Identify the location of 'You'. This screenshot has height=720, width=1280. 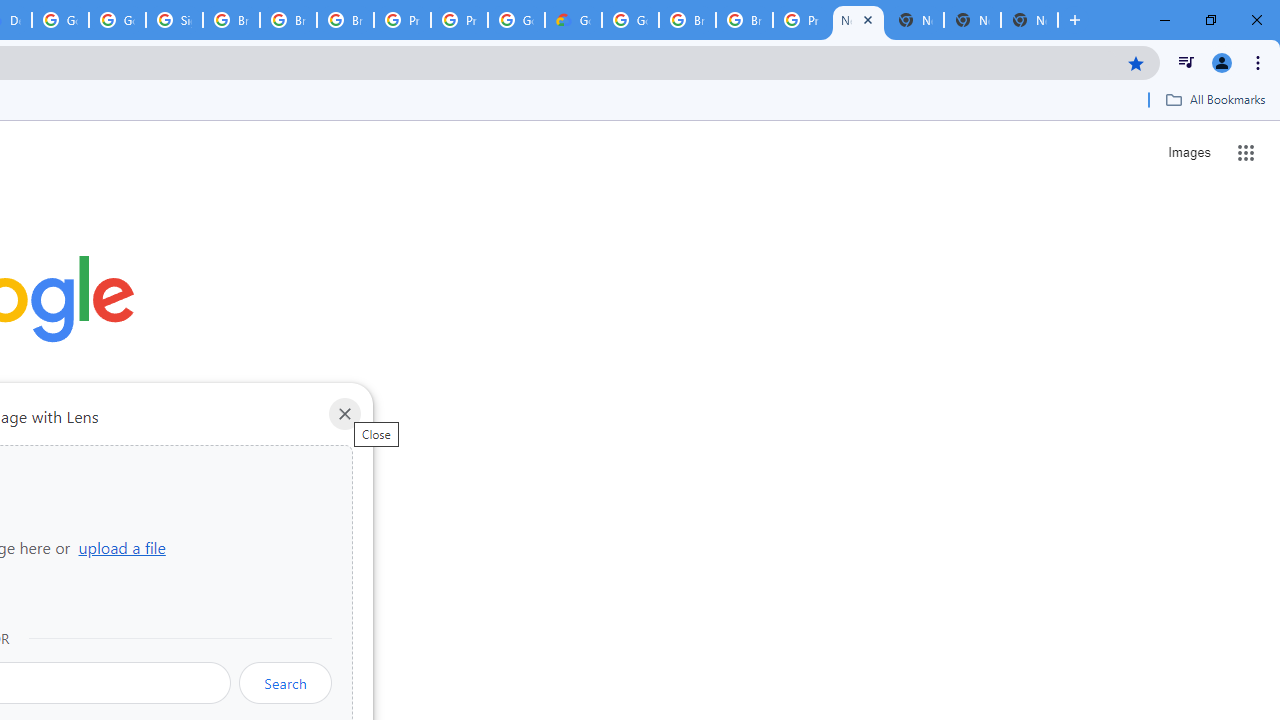
(1220, 61).